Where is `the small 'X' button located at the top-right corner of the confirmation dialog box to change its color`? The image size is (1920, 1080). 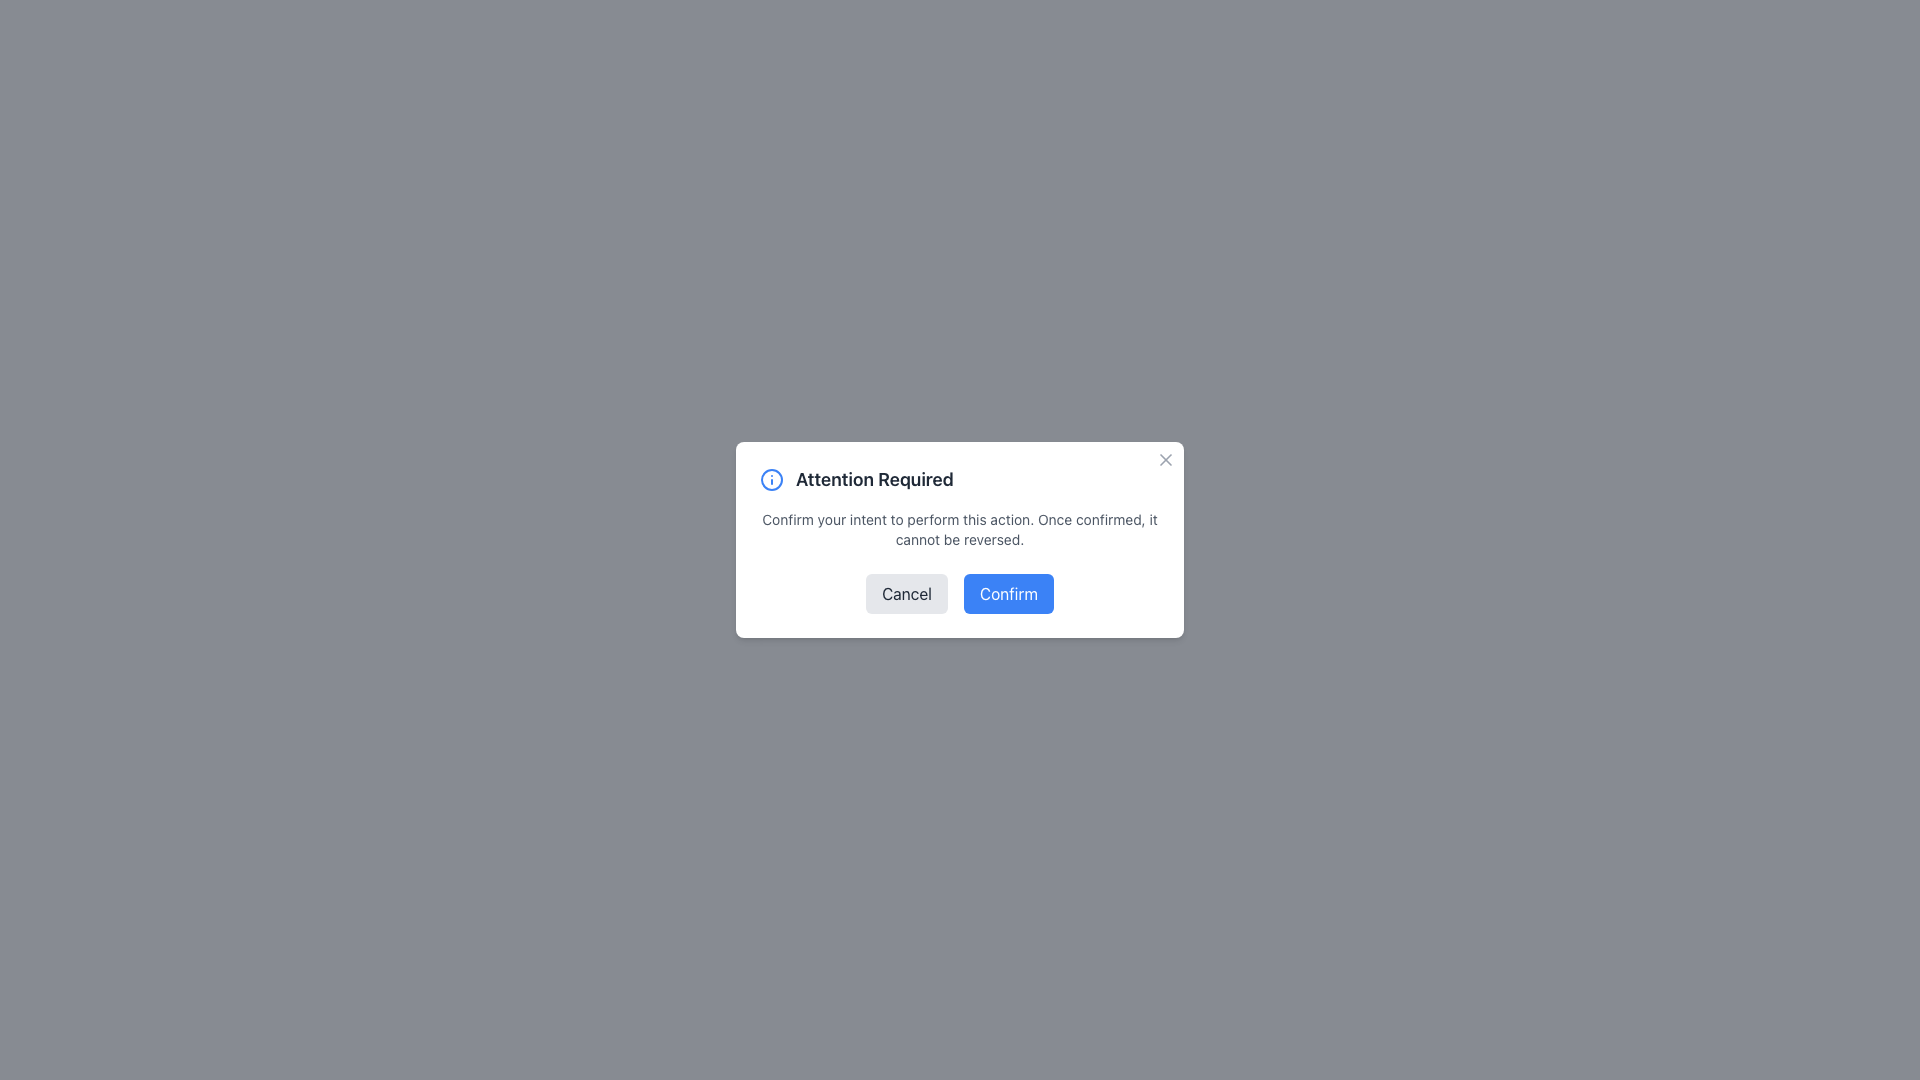 the small 'X' button located at the top-right corner of the confirmation dialog box to change its color is located at coordinates (1166, 459).